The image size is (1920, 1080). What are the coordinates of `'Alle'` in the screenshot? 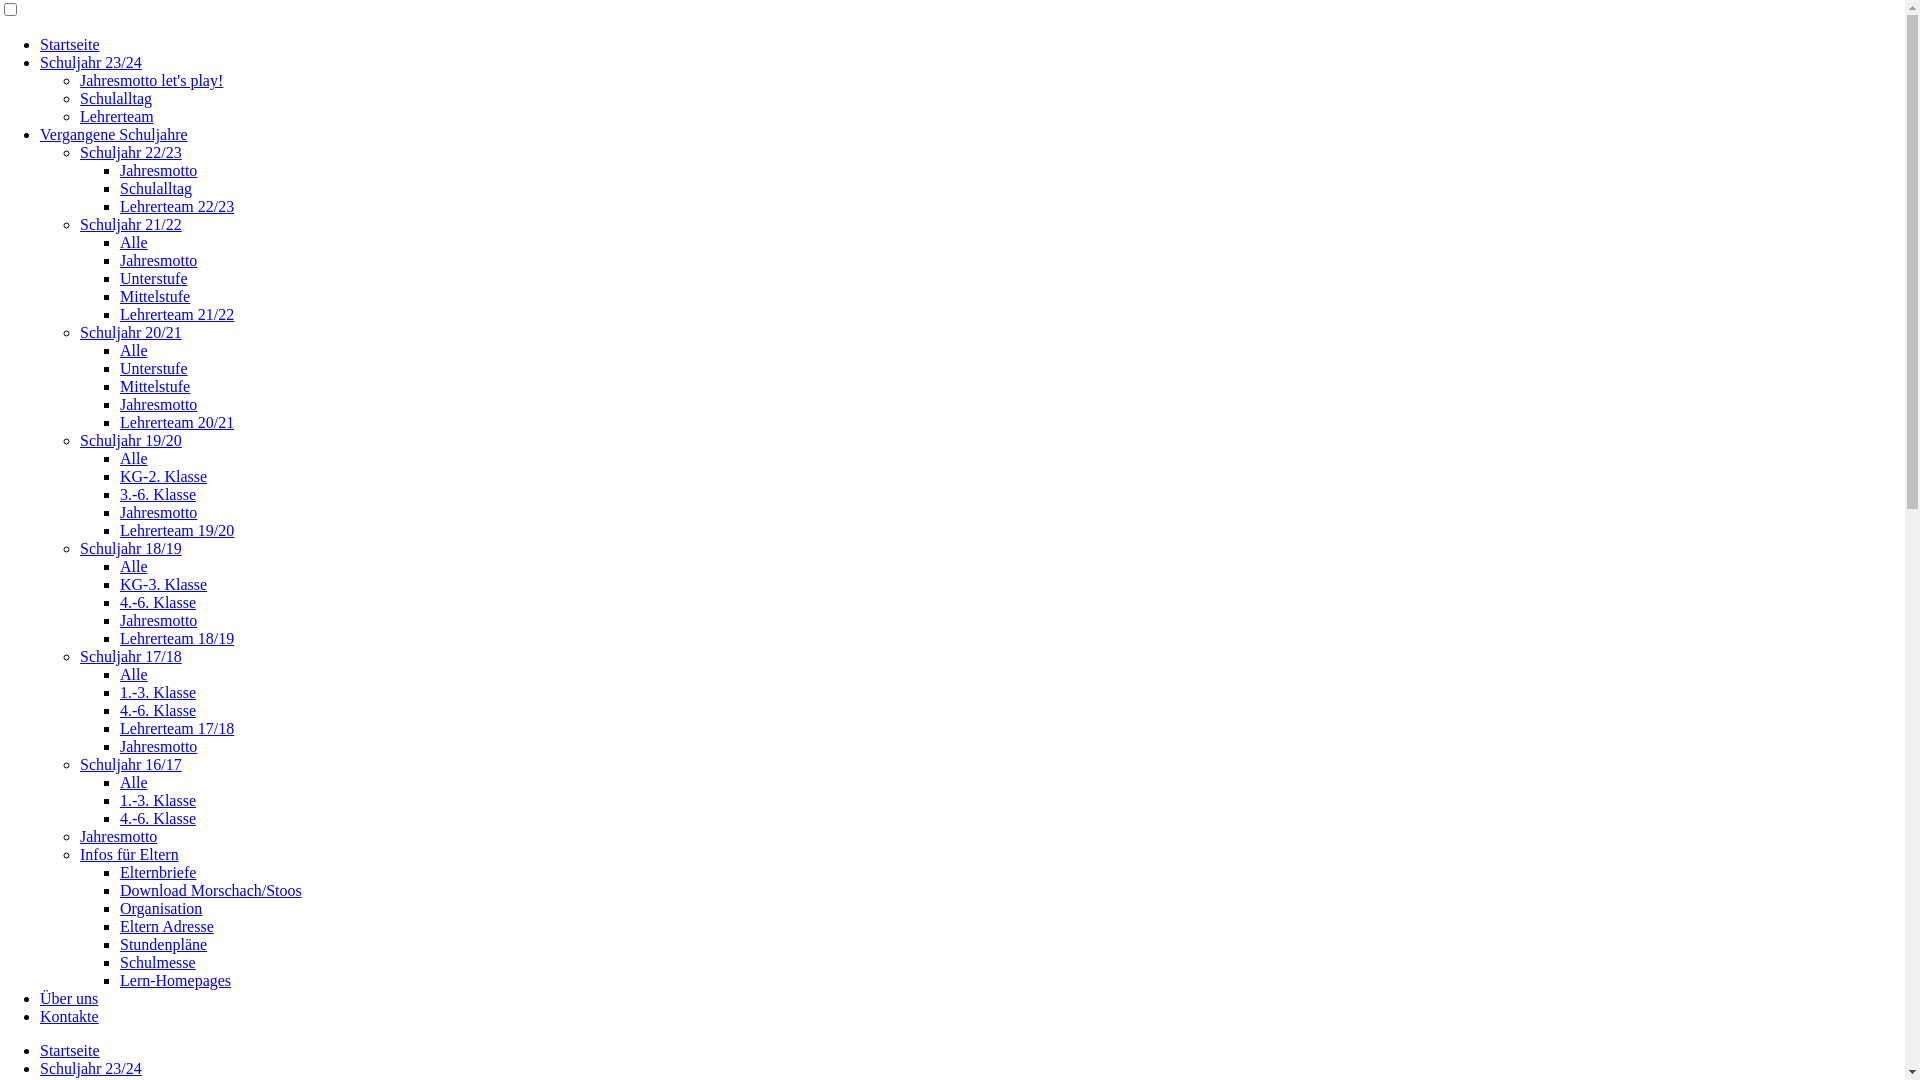 It's located at (133, 458).